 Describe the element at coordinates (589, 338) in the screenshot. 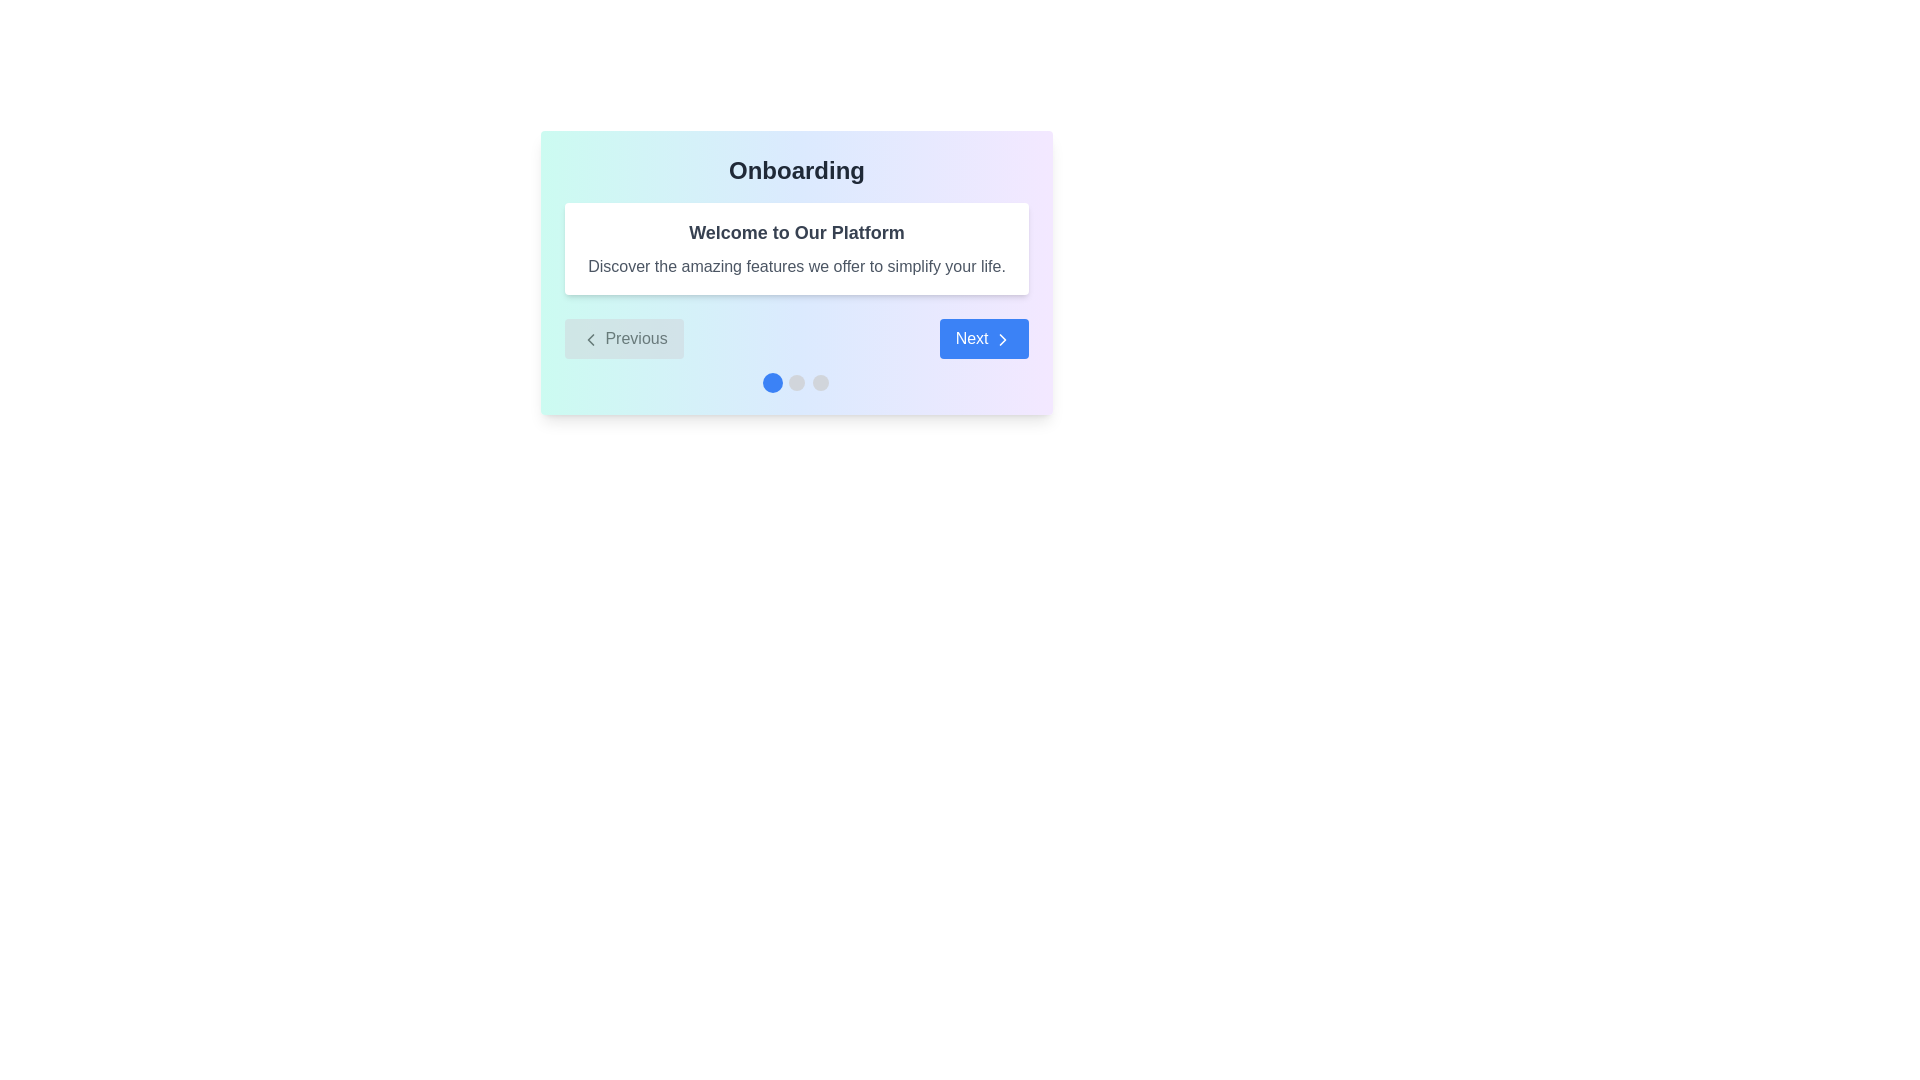

I see `the chevron icon located to the left of the 'Previous' text in the navigation bar at the bottom of the onboarding interface` at that location.